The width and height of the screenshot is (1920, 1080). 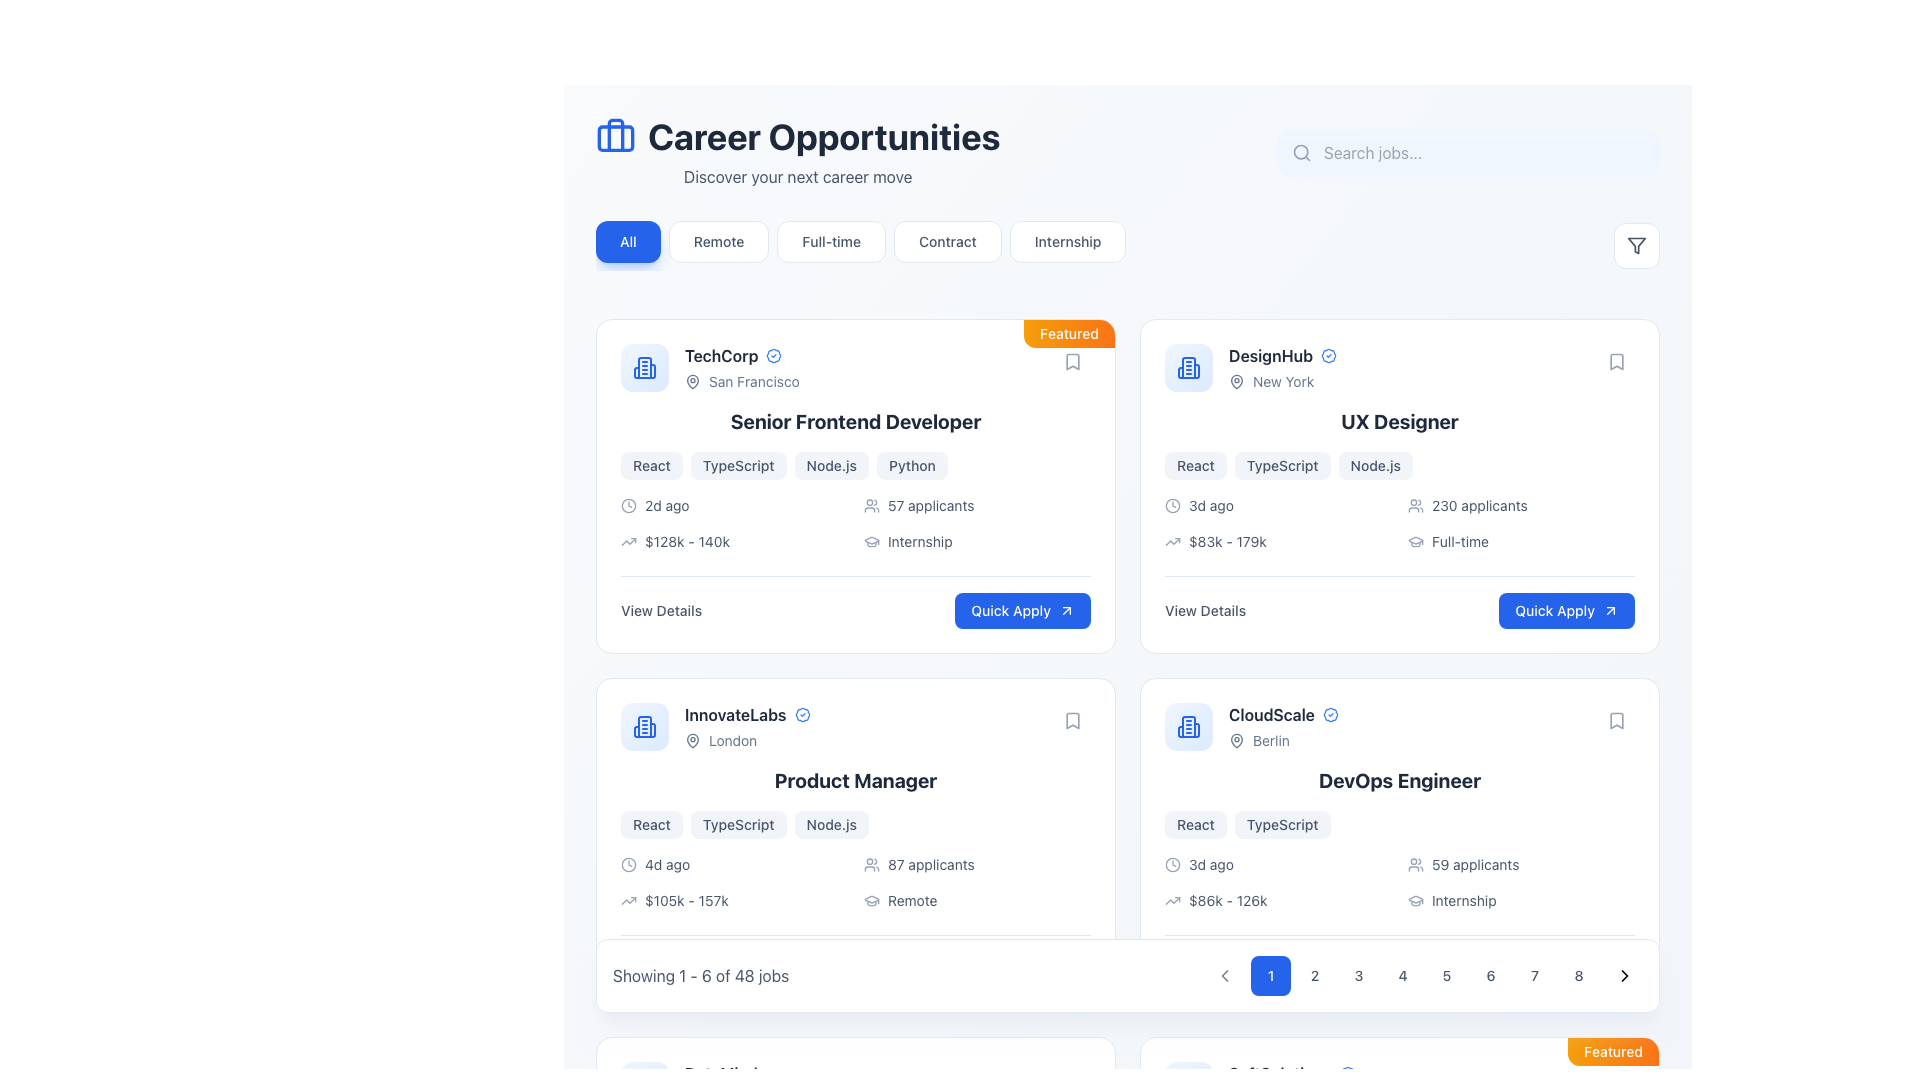 I want to click on the geographical location display element for the 'DesignHub UX Designer' job listing, which includes an icon and the 'New York' text label, located beneath the 'DesignHub' label, so click(x=1282, y=381).